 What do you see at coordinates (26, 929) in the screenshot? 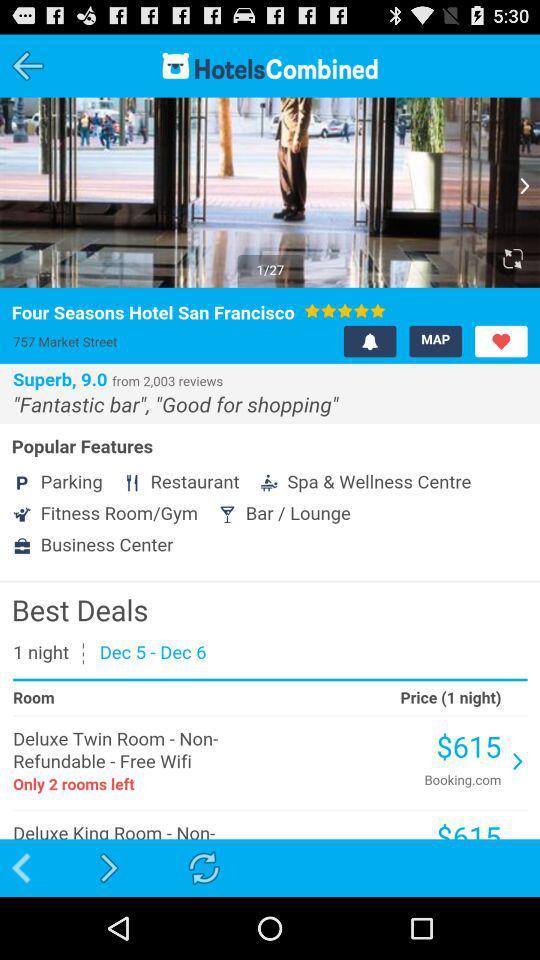
I see `the arrow_backward icon` at bounding box center [26, 929].